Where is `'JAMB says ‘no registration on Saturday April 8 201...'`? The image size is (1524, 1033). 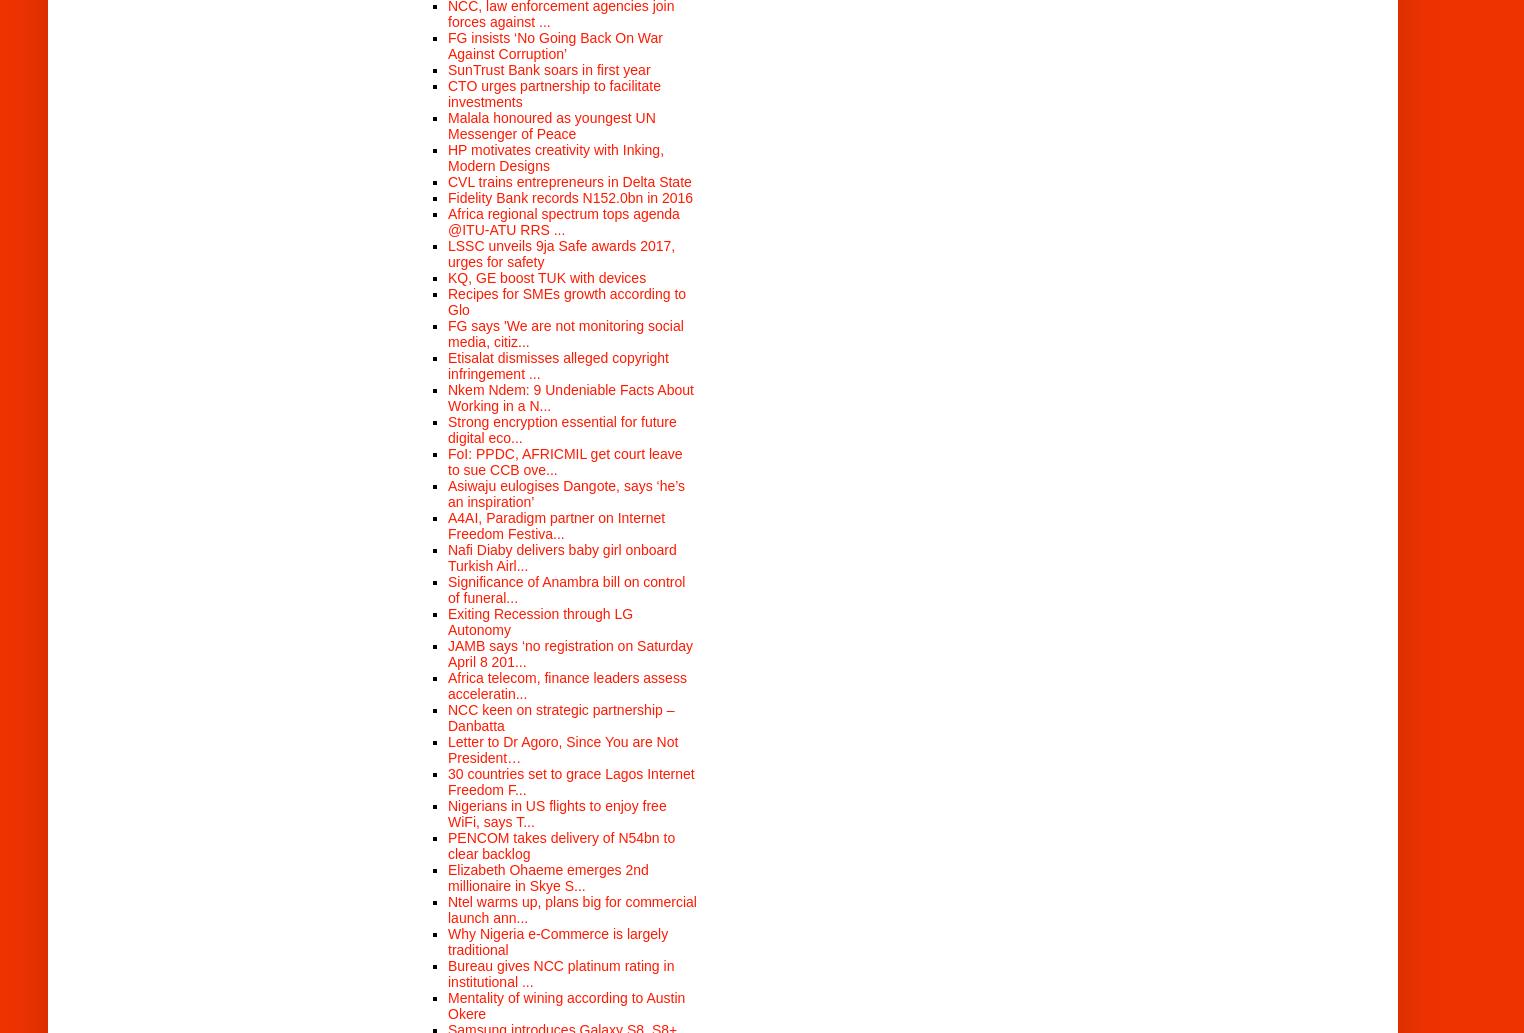
'JAMB says ‘no registration on Saturday April 8 201...' is located at coordinates (569, 651).